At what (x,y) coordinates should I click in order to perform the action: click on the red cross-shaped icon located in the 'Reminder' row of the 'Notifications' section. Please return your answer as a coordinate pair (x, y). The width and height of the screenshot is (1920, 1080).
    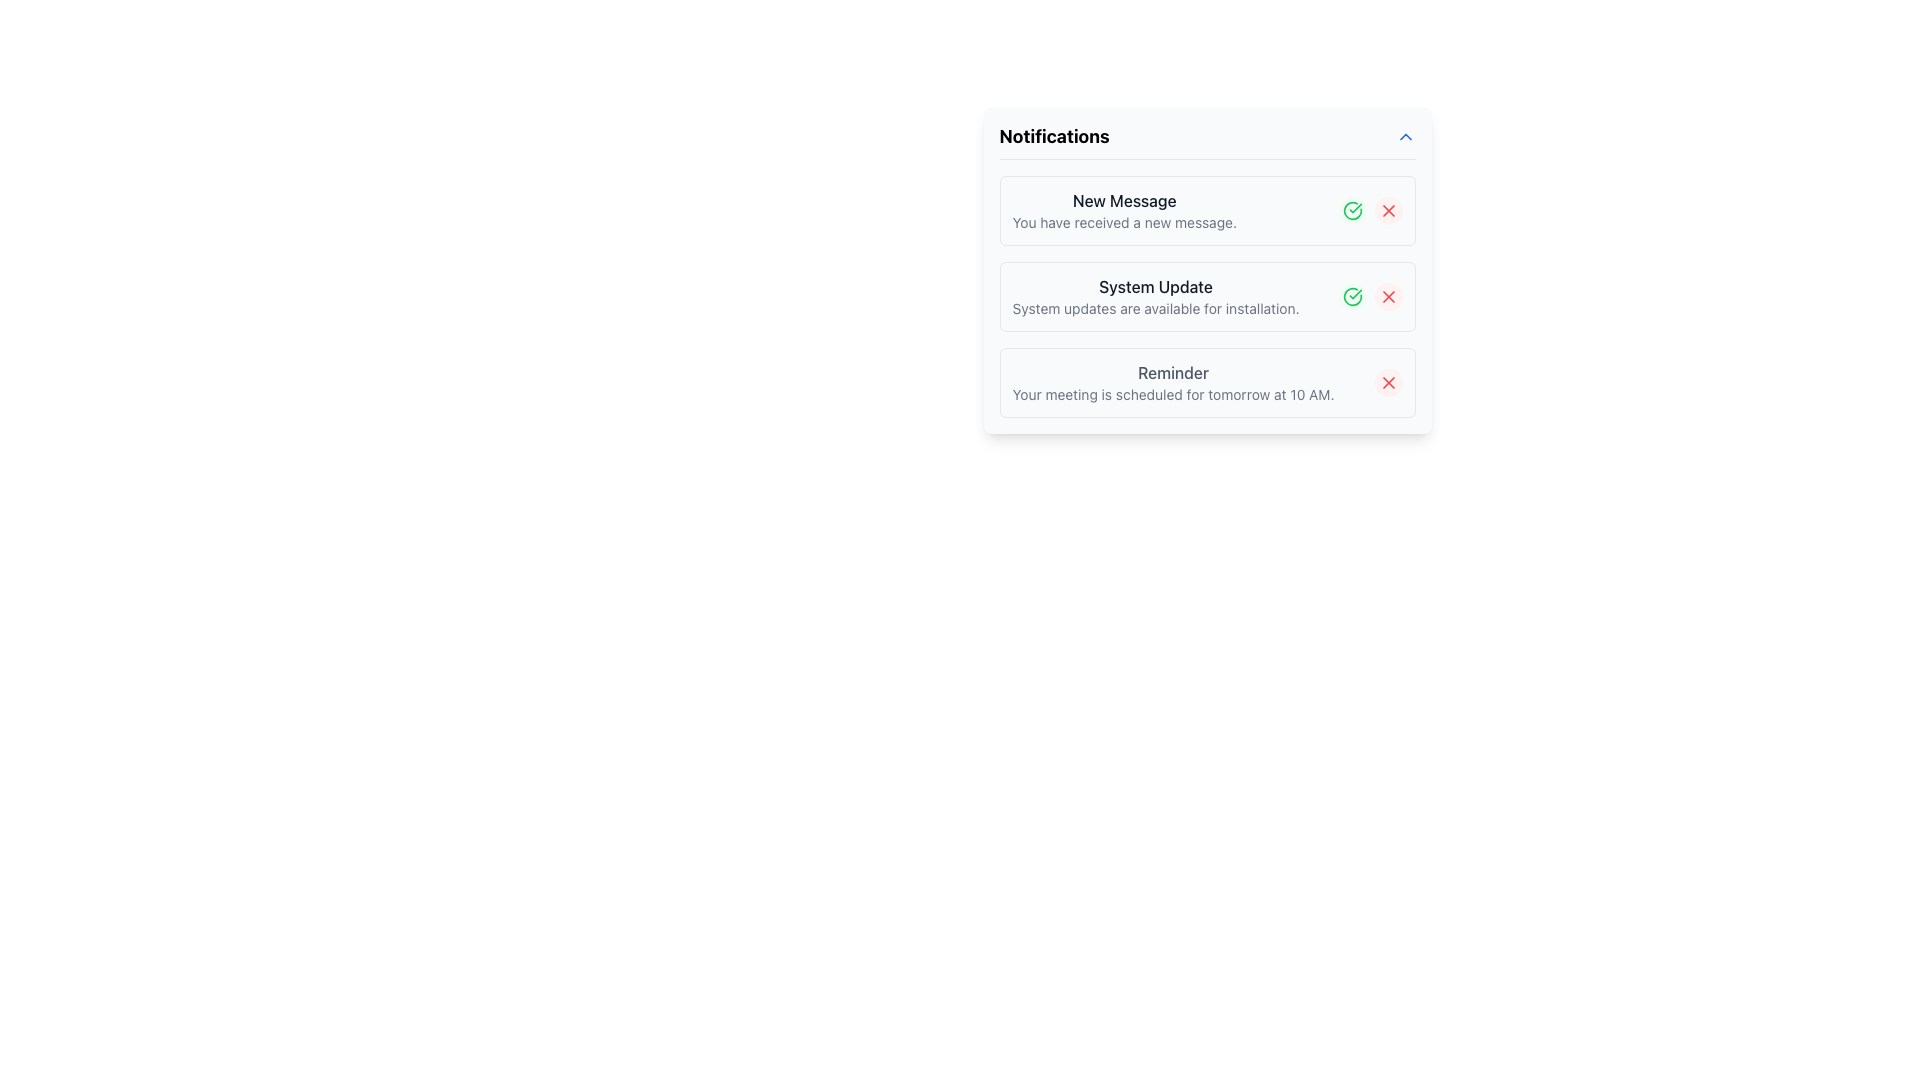
    Looking at the image, I should click on (1387, 382).